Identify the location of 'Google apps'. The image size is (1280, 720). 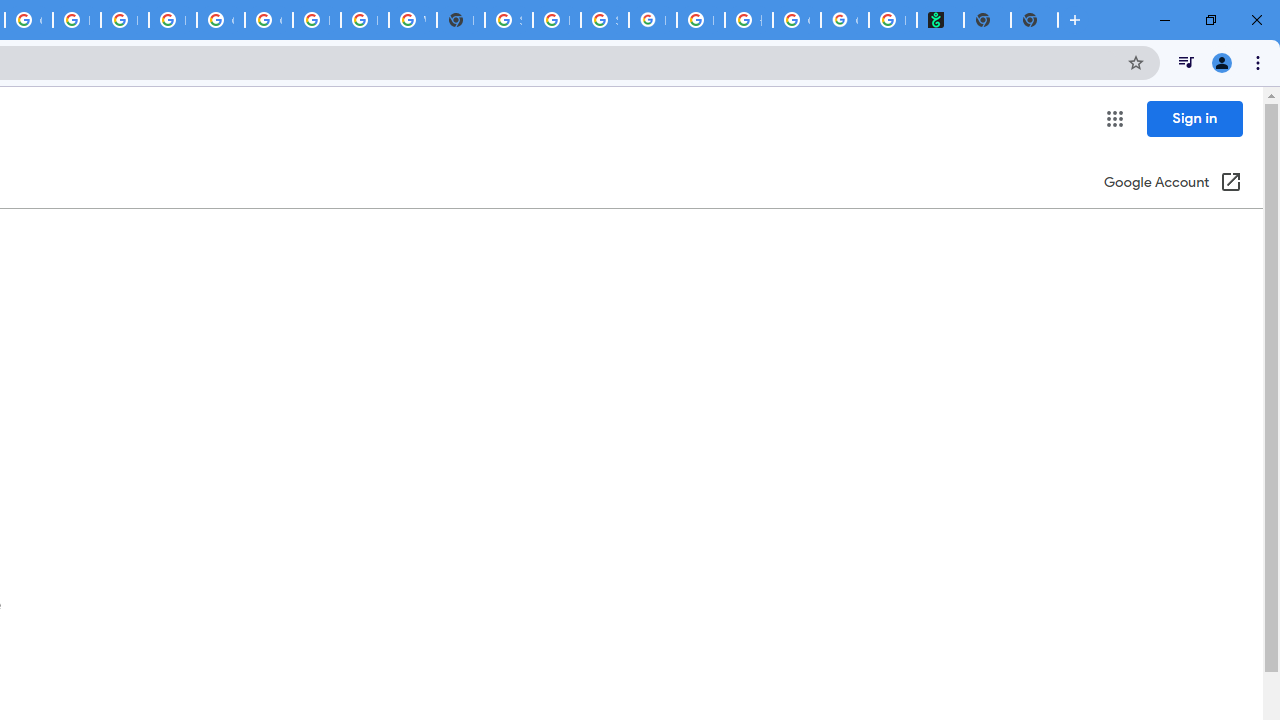
(1113, 119).